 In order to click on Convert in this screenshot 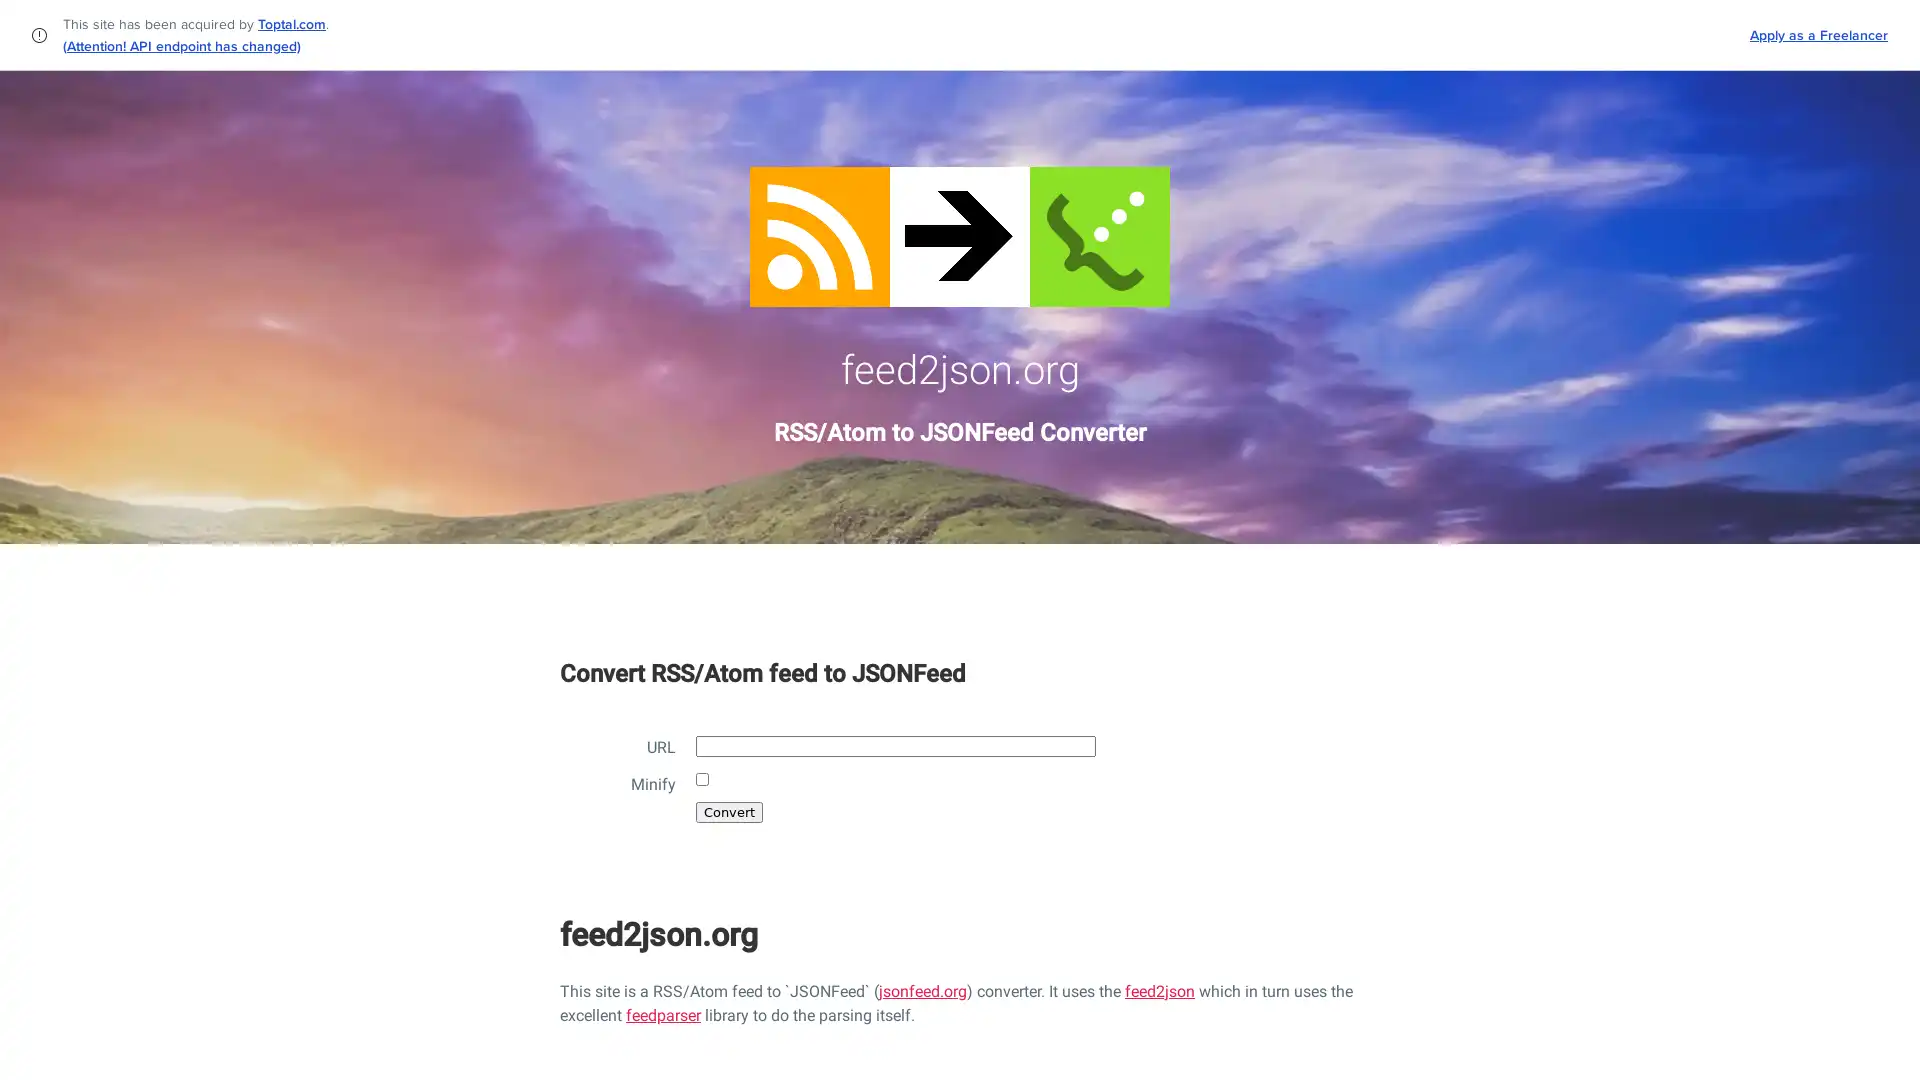, I will do `click(728, 811)`.